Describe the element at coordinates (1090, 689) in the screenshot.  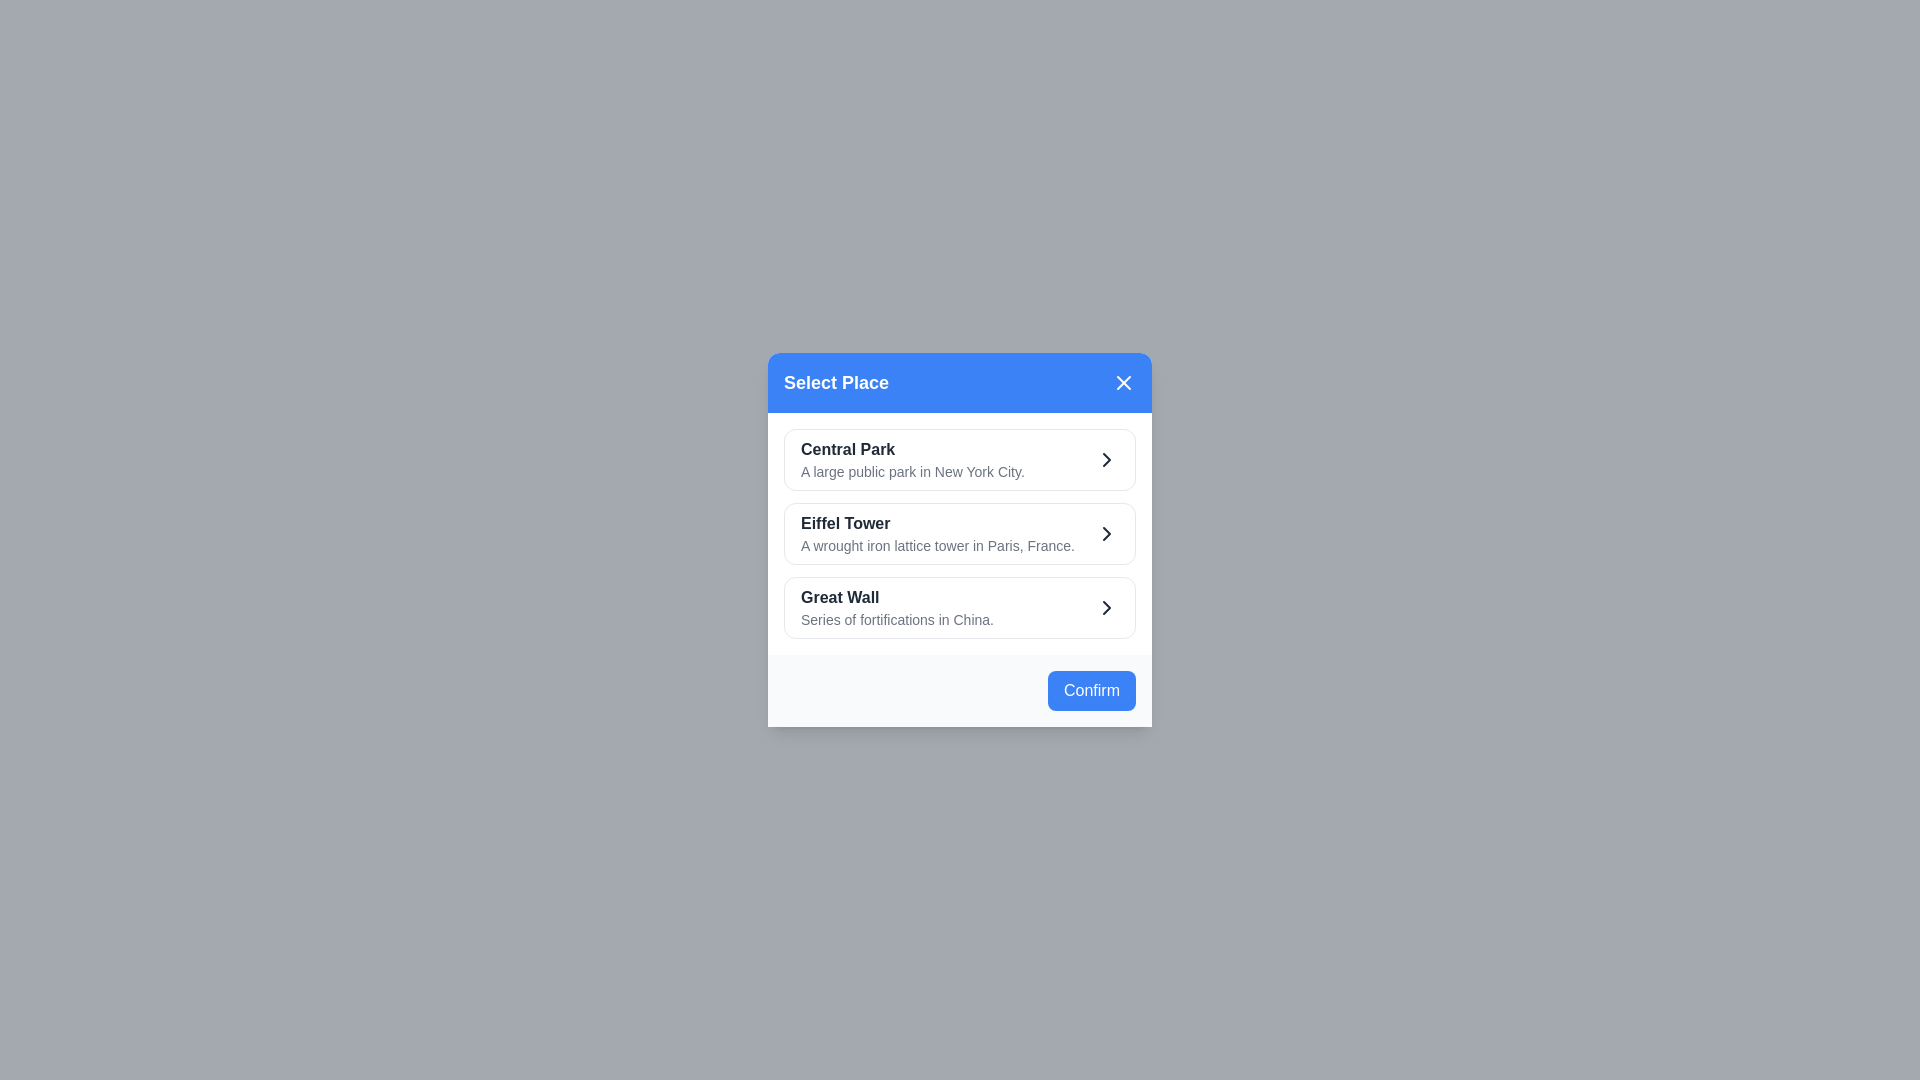
I see `the Confirm button to confirm the selected place` at that location.